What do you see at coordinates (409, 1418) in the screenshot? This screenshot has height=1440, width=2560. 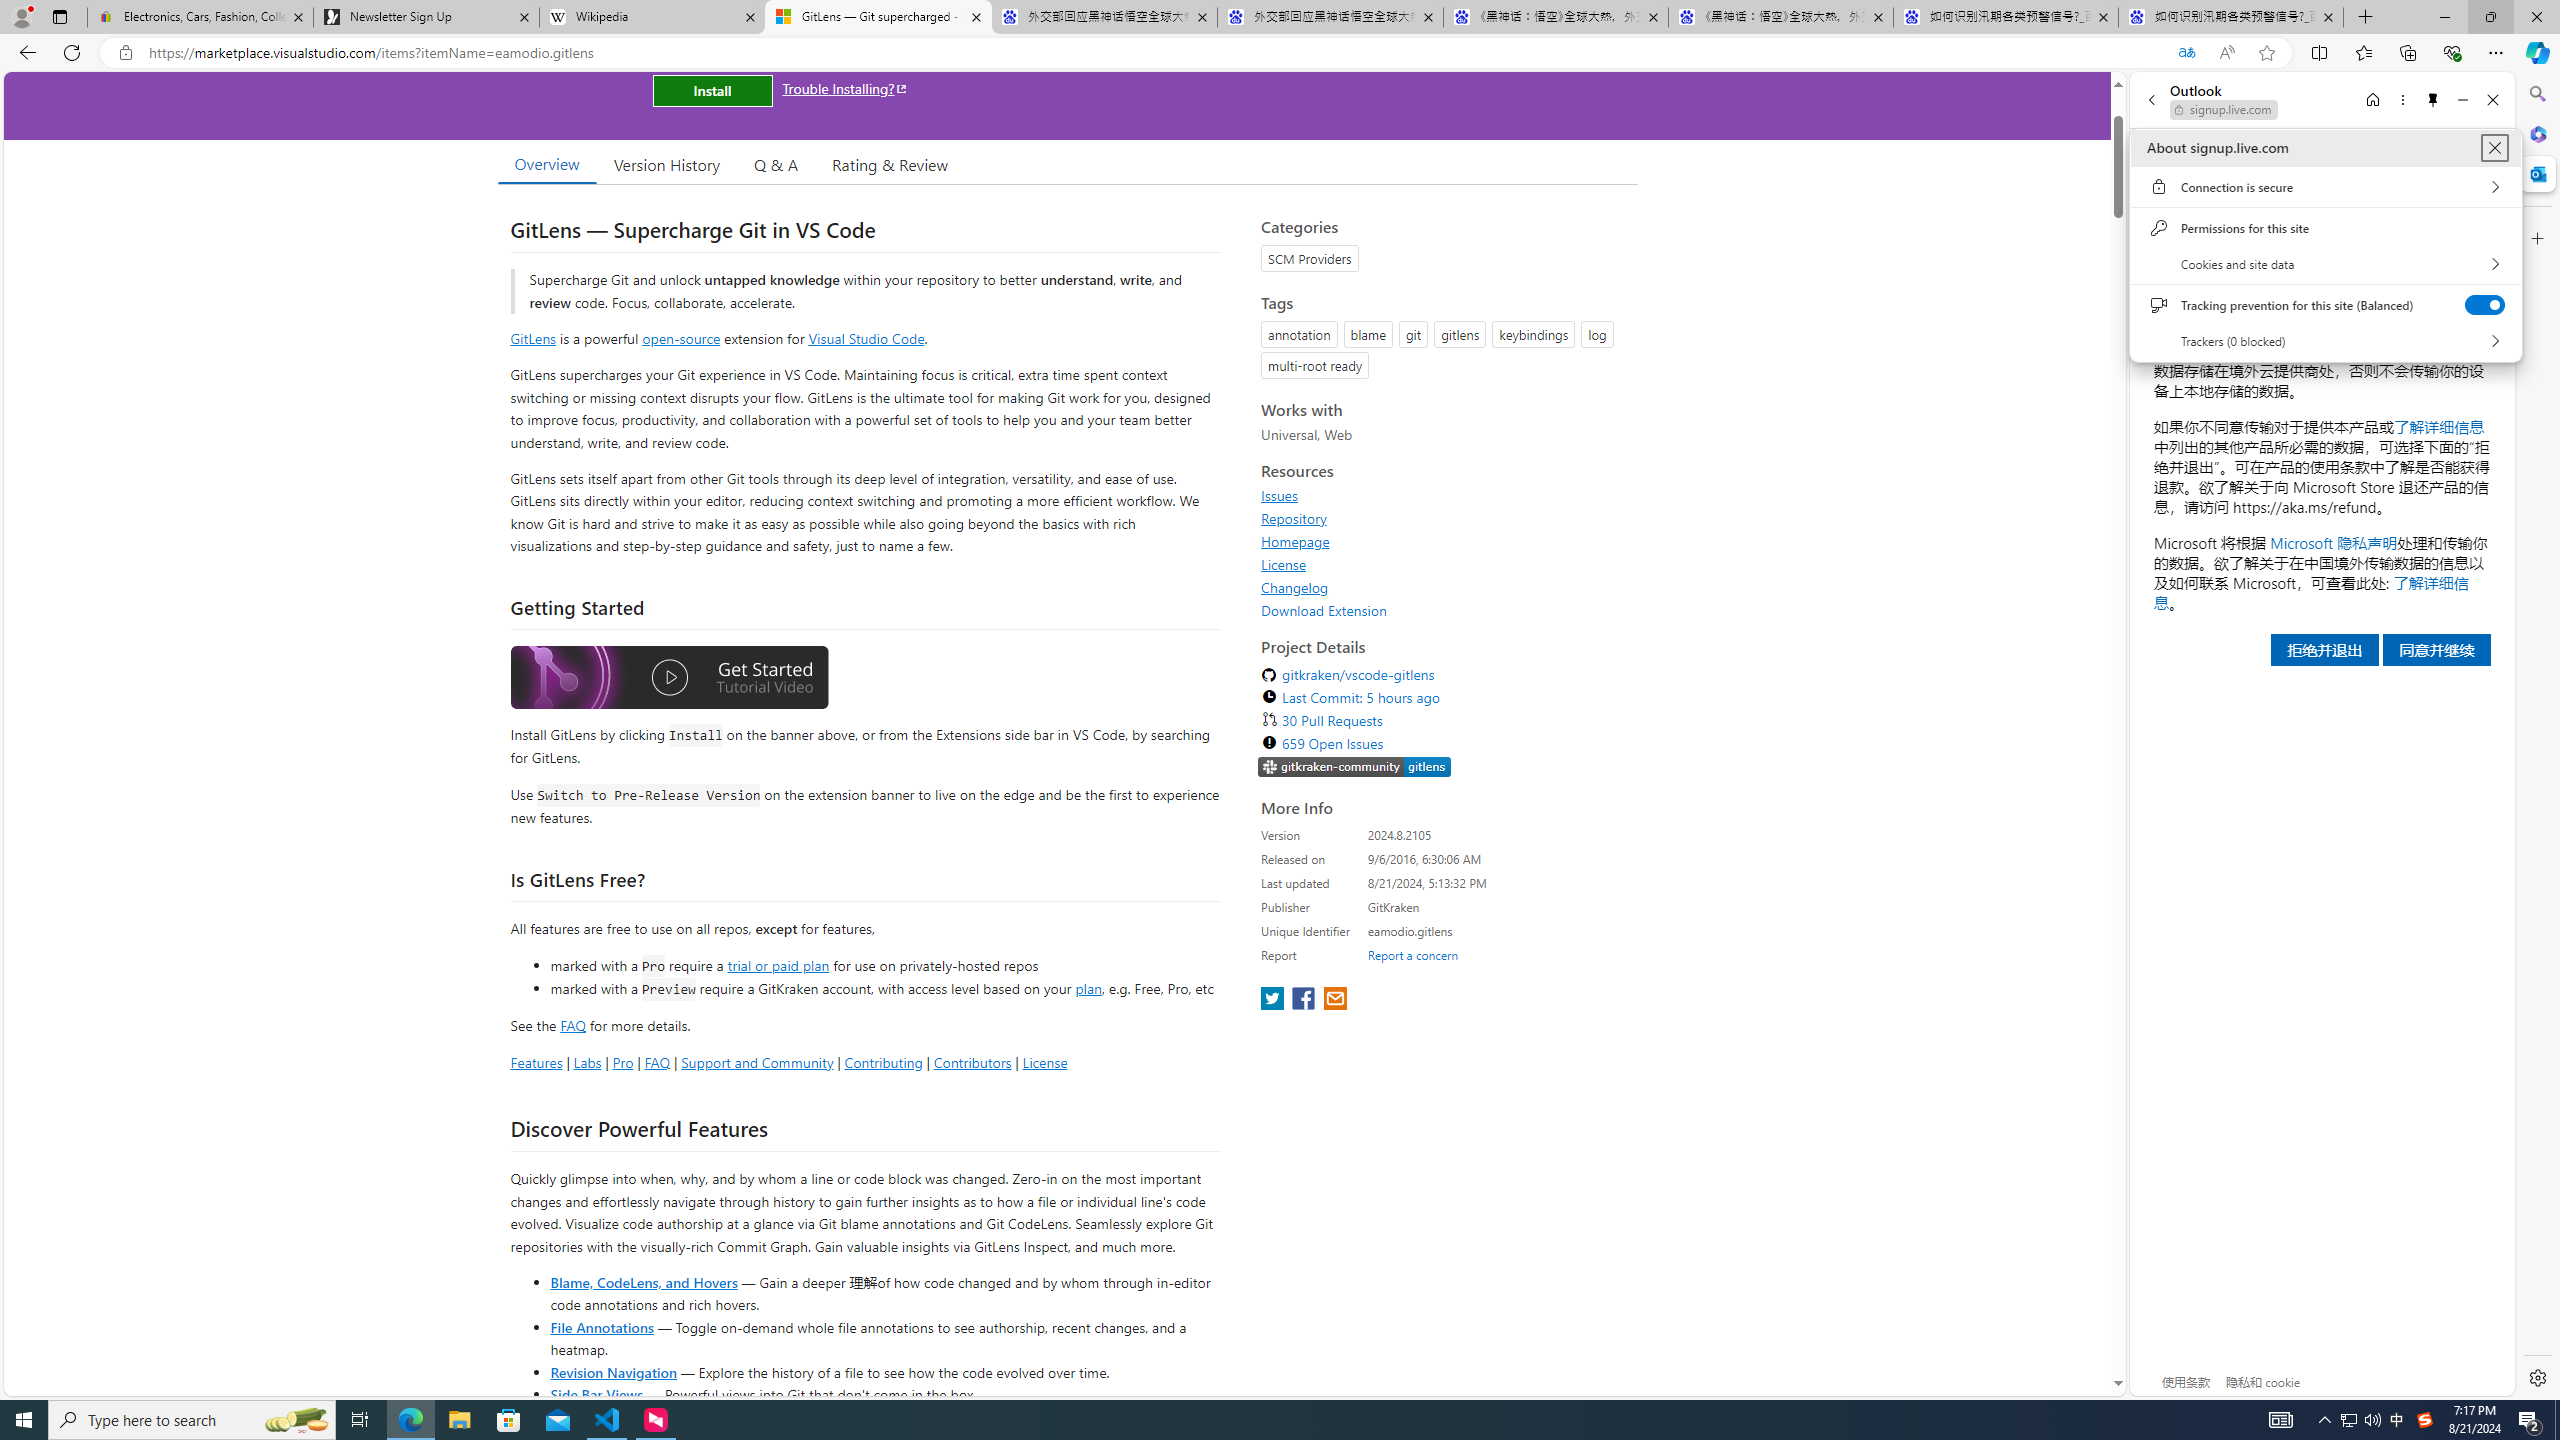 I see `'Microsoft Edge - 1 running window'` at bounding box center [409, 1418].